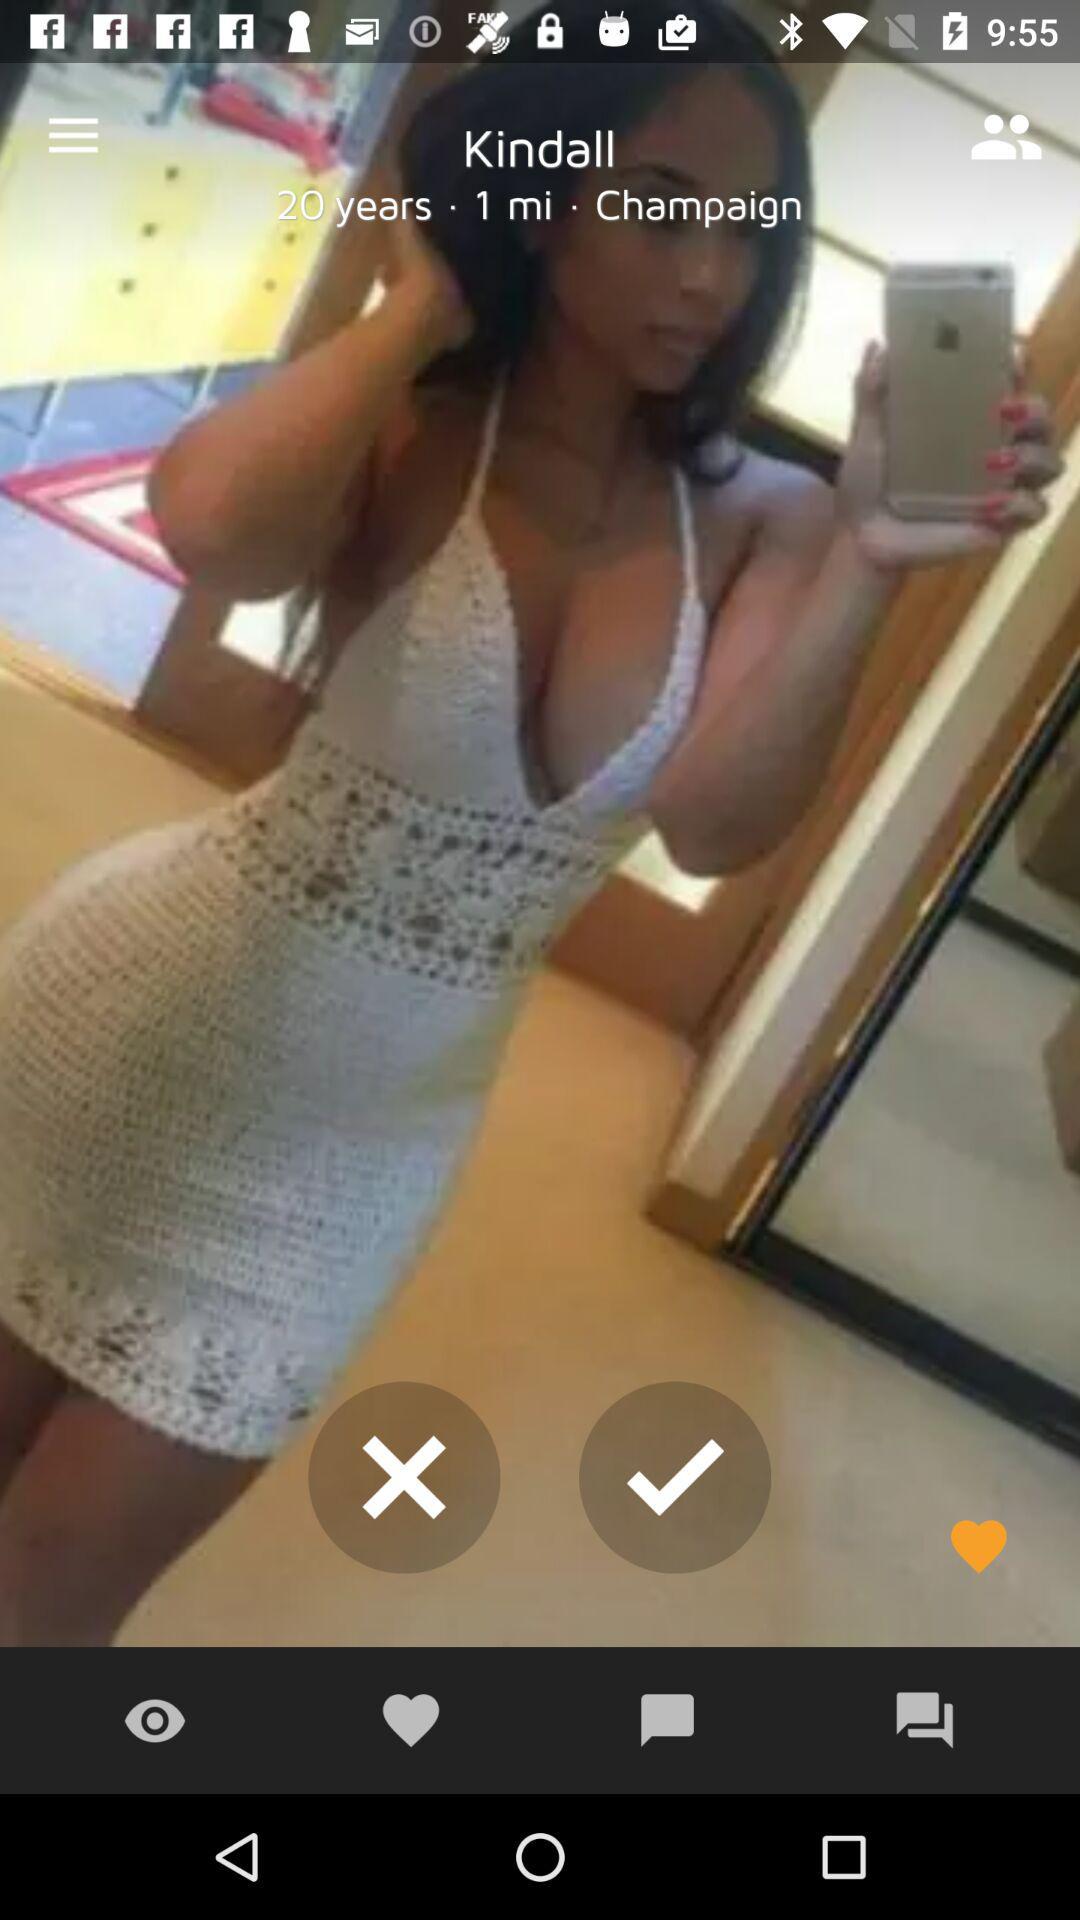 This screenshot has height=1920, width=1080. What do you see at coordinates (404, 1477) in the screenshot?
I see `the close icon` at bounding box center [404, 1477].